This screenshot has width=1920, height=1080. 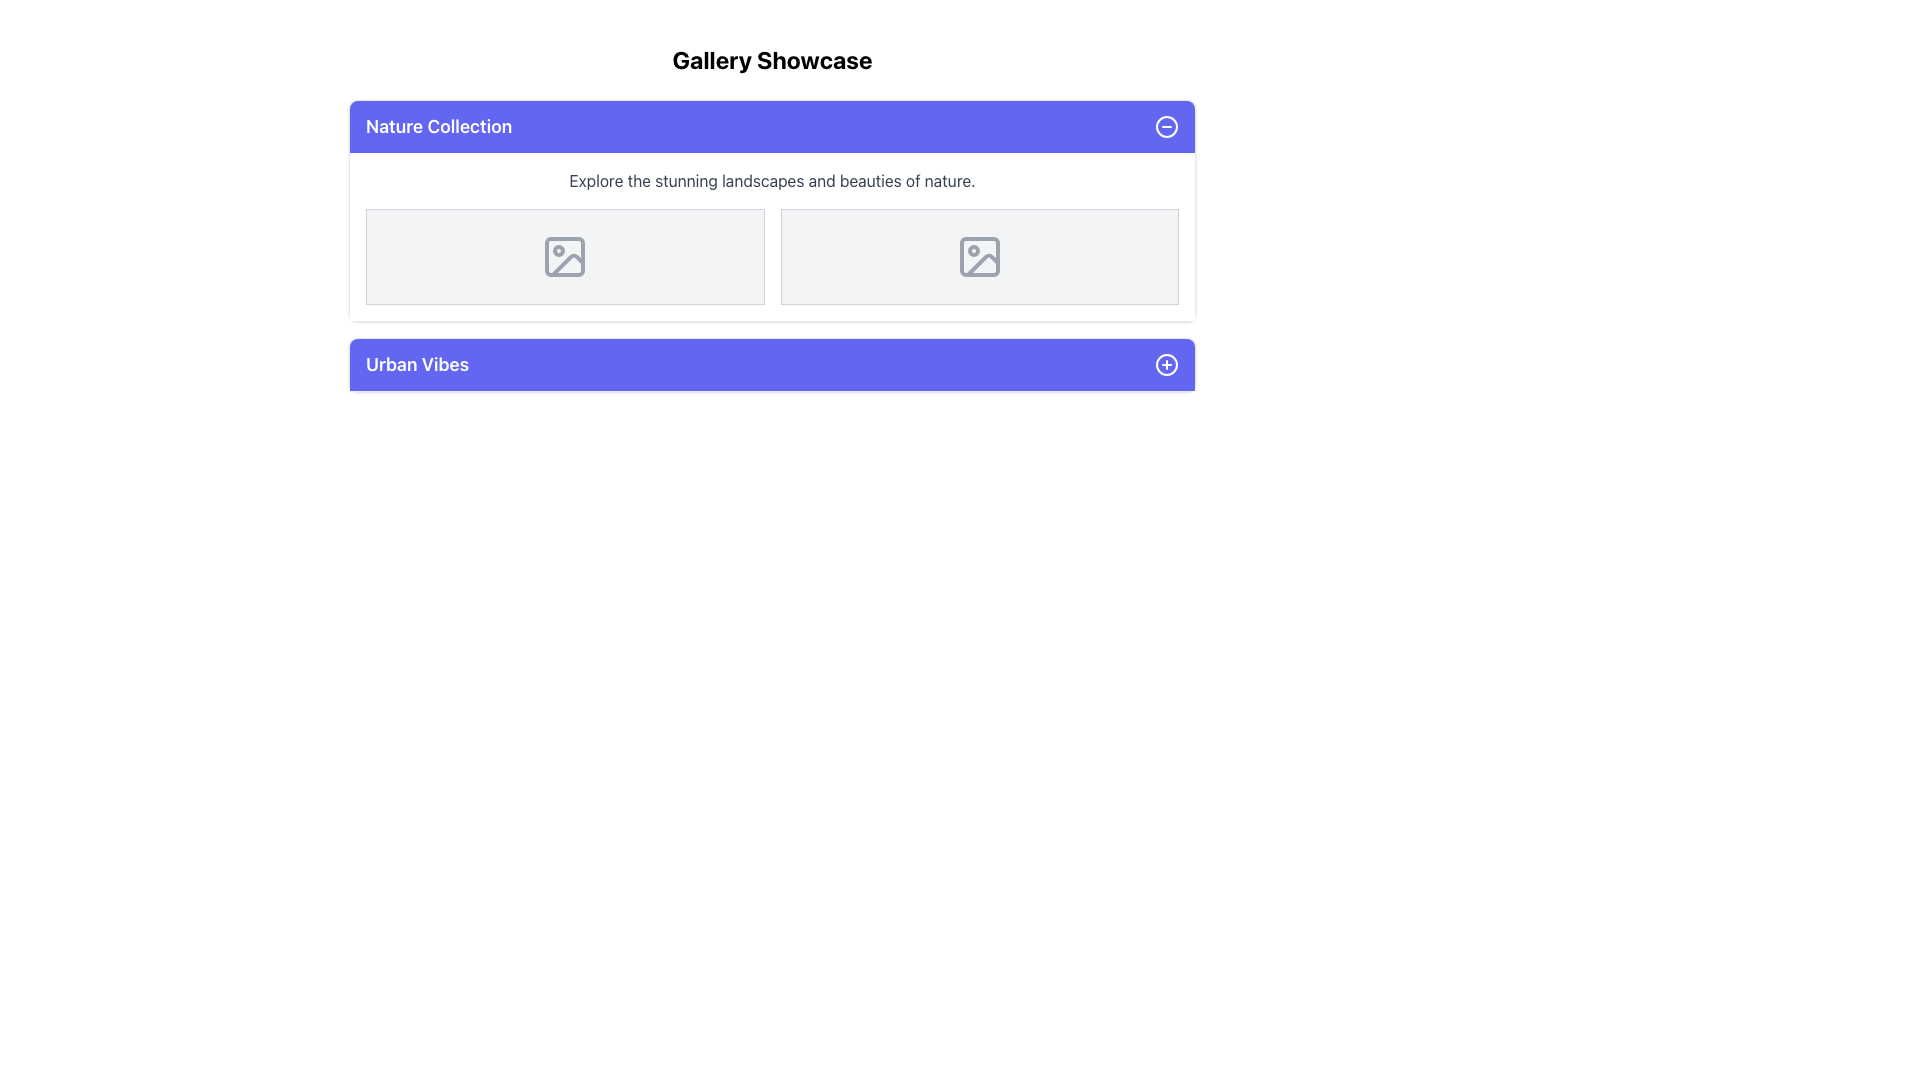 I want to click on the rounded rectangle element located within the image file icon in the 'Nature Collection' section, which is the main shape of the right rectangle, so click(x=979, y=256).